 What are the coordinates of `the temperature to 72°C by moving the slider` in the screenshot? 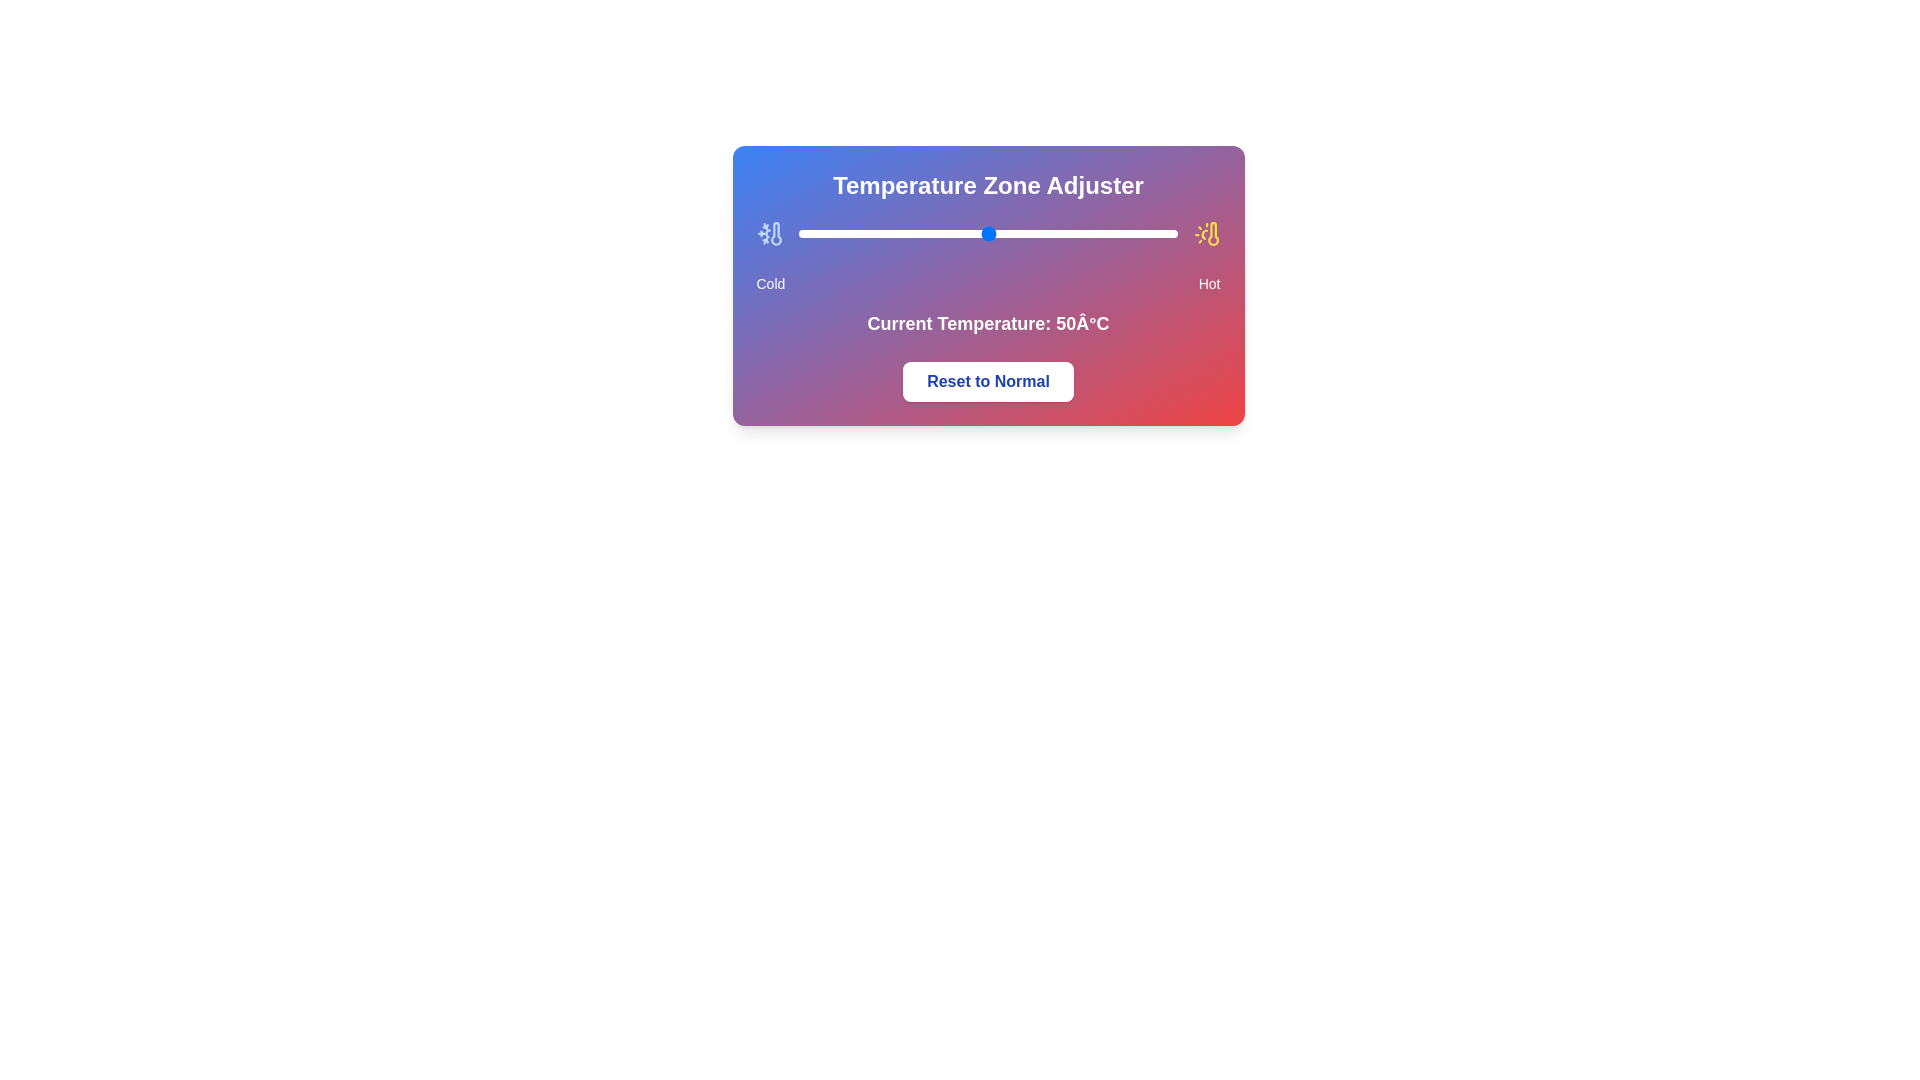 It's located at (1070, 233).